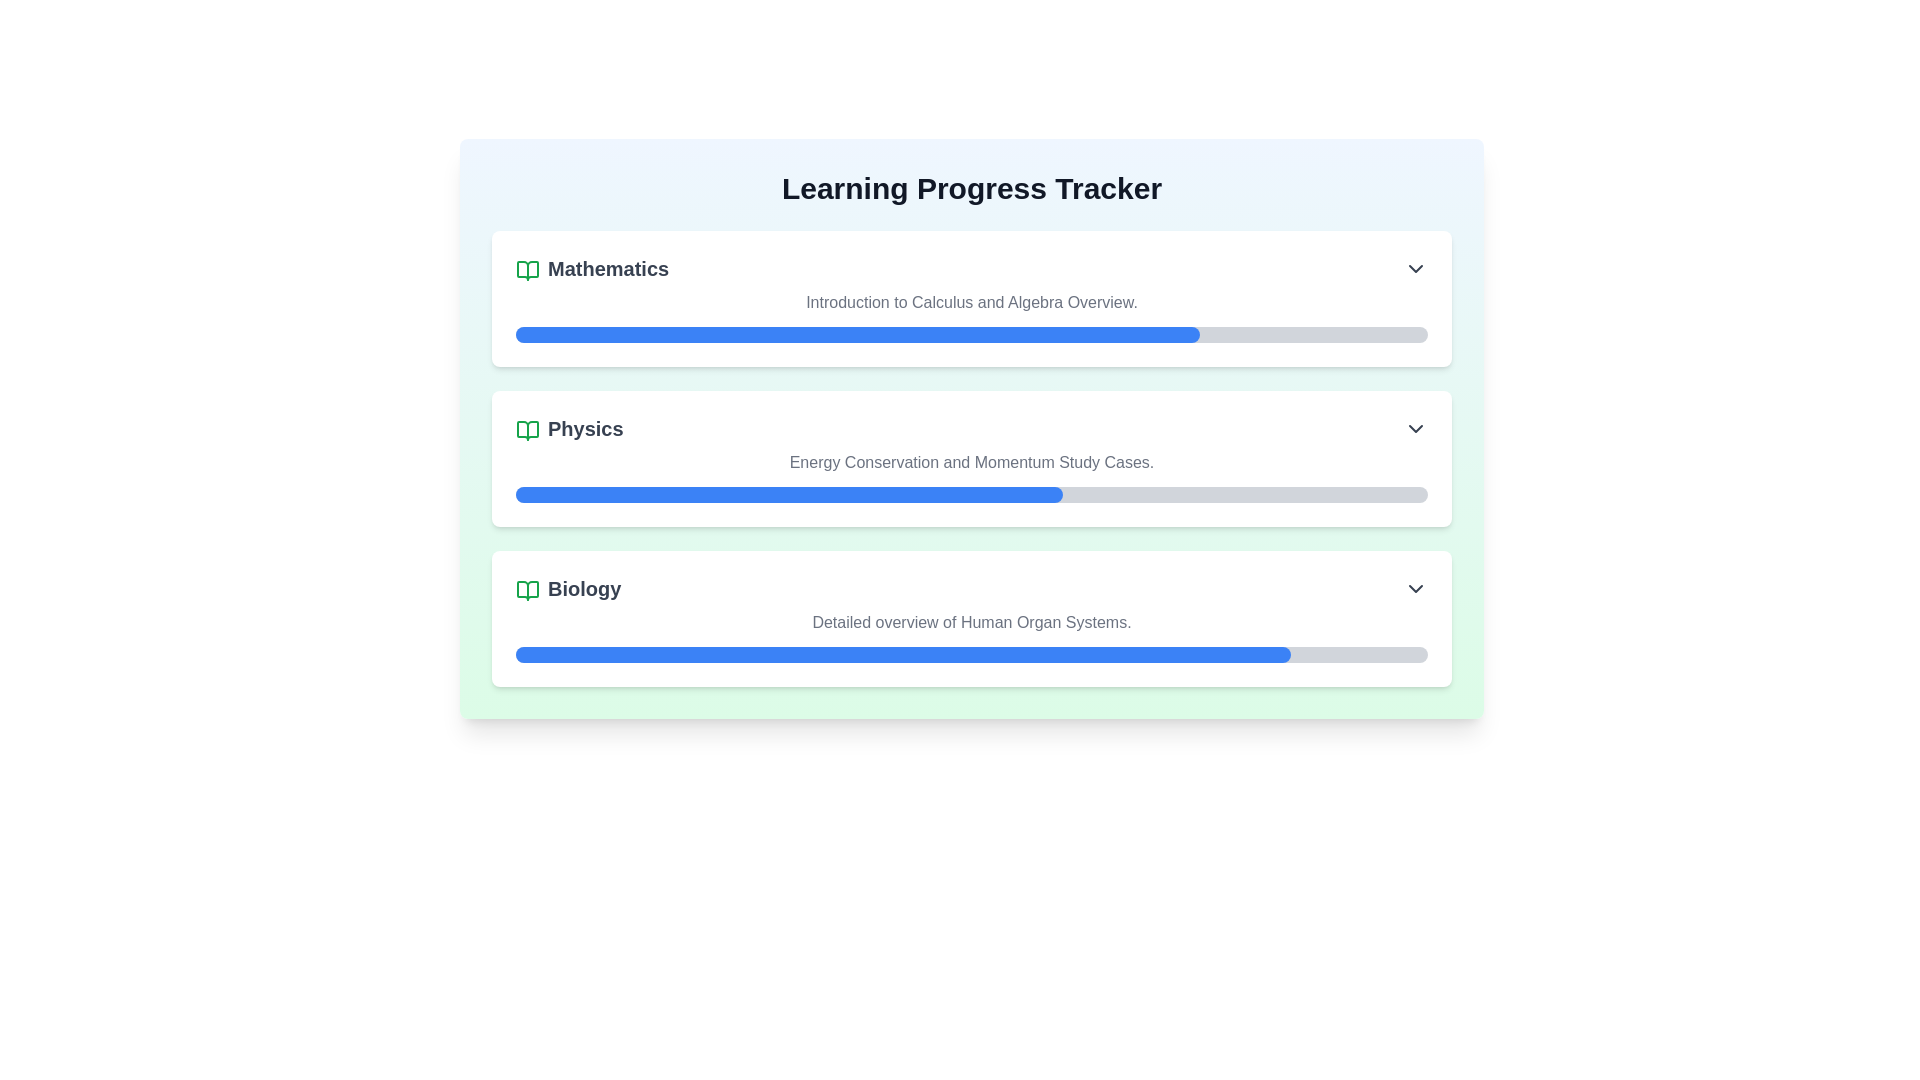 The height and width of the screenshot is (1080, 1920). What do you see at coordinates (788, 494) in the screenshot?
I see `the progress bar segment that visually represents 60% completion for the 'Physics' section` at bounding box center [788, 494].